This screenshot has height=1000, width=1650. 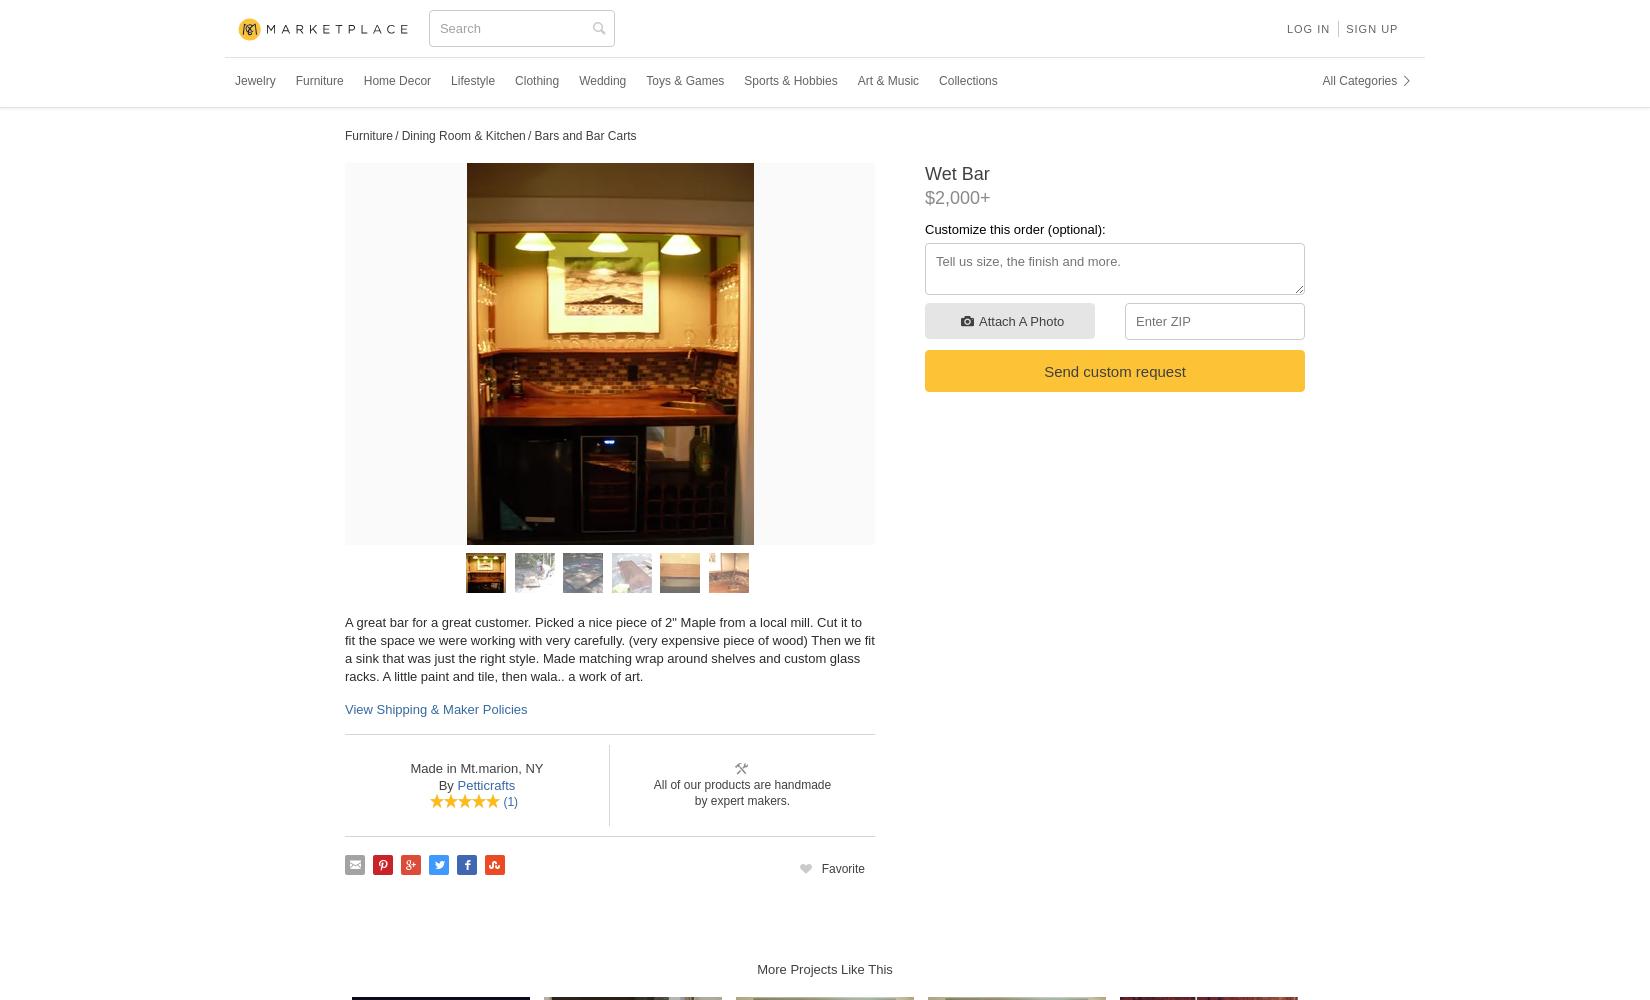 What do you see at coordinates (741, 800) in the screenshot?
I see `'by expert makers.'` at bounding box center [741, 800].